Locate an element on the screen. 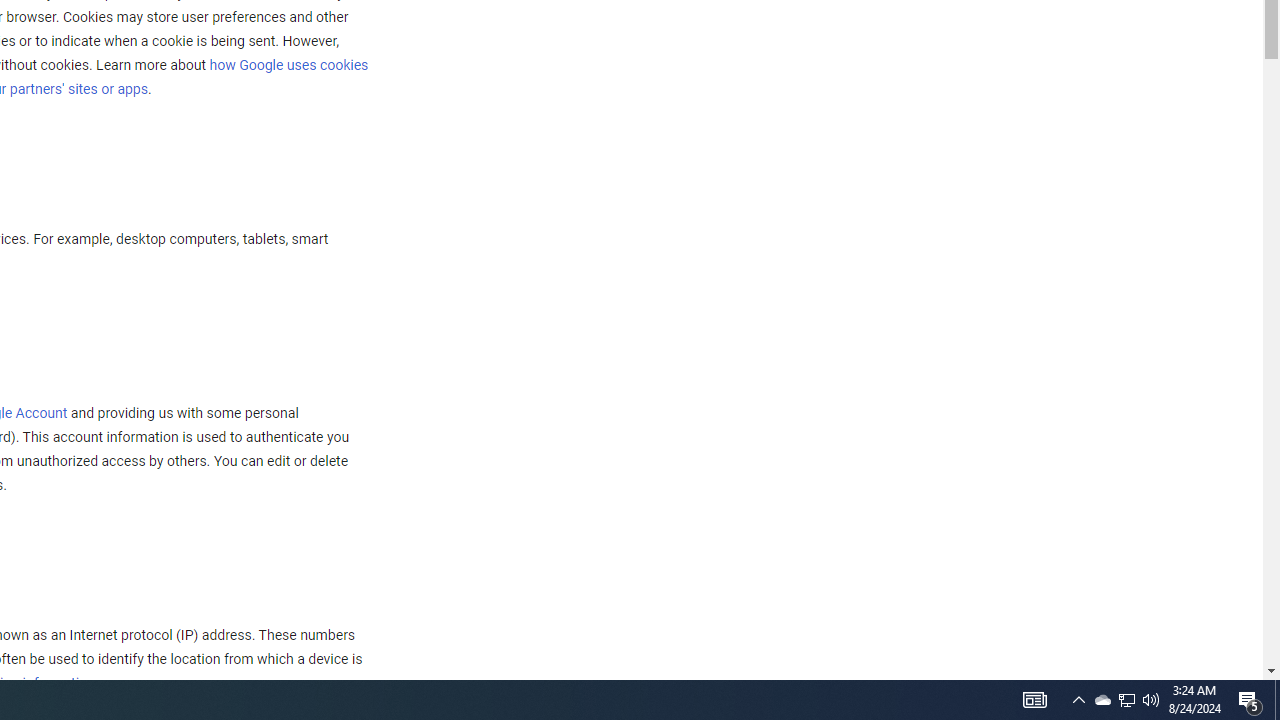 This screenshot has height=720, width=1280. 'how Google uses cookies' is located at coordinates (287, 64).